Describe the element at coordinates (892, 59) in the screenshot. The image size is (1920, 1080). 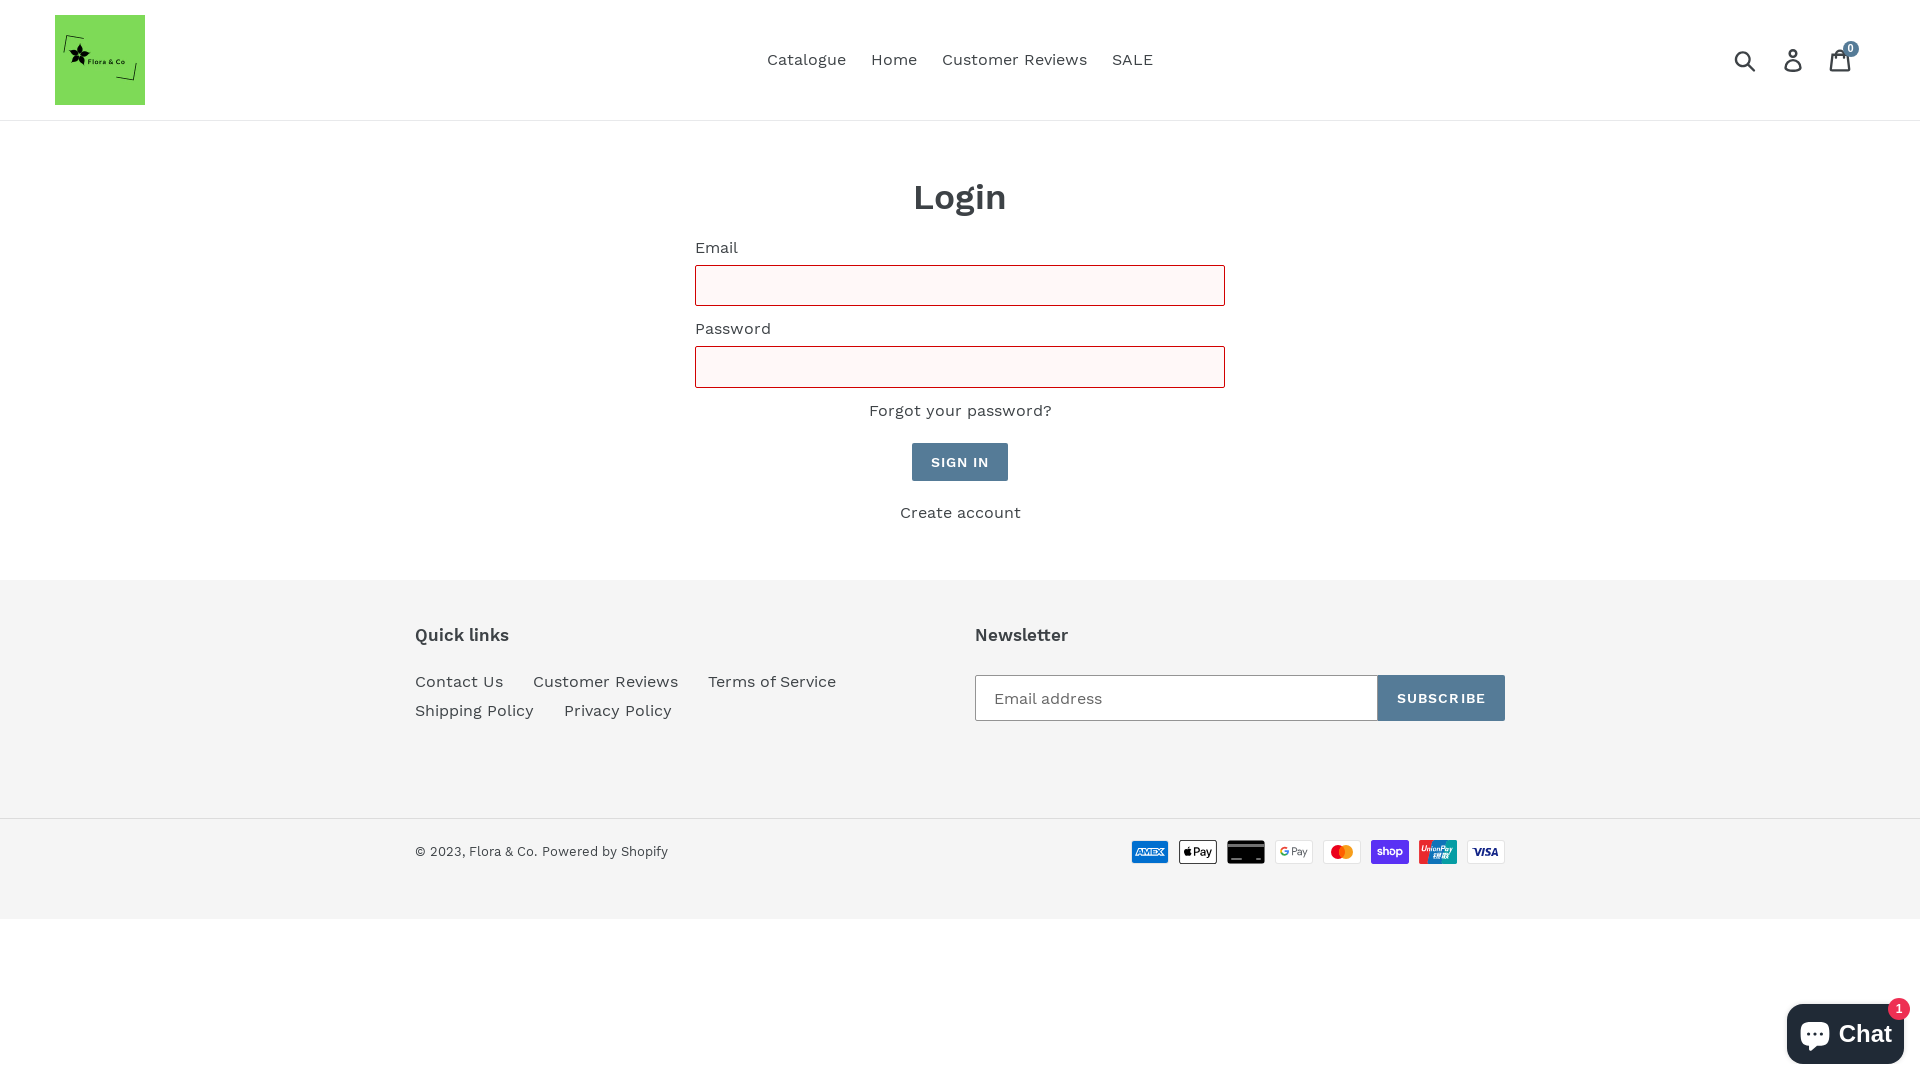
I see `'Home'` at that location.